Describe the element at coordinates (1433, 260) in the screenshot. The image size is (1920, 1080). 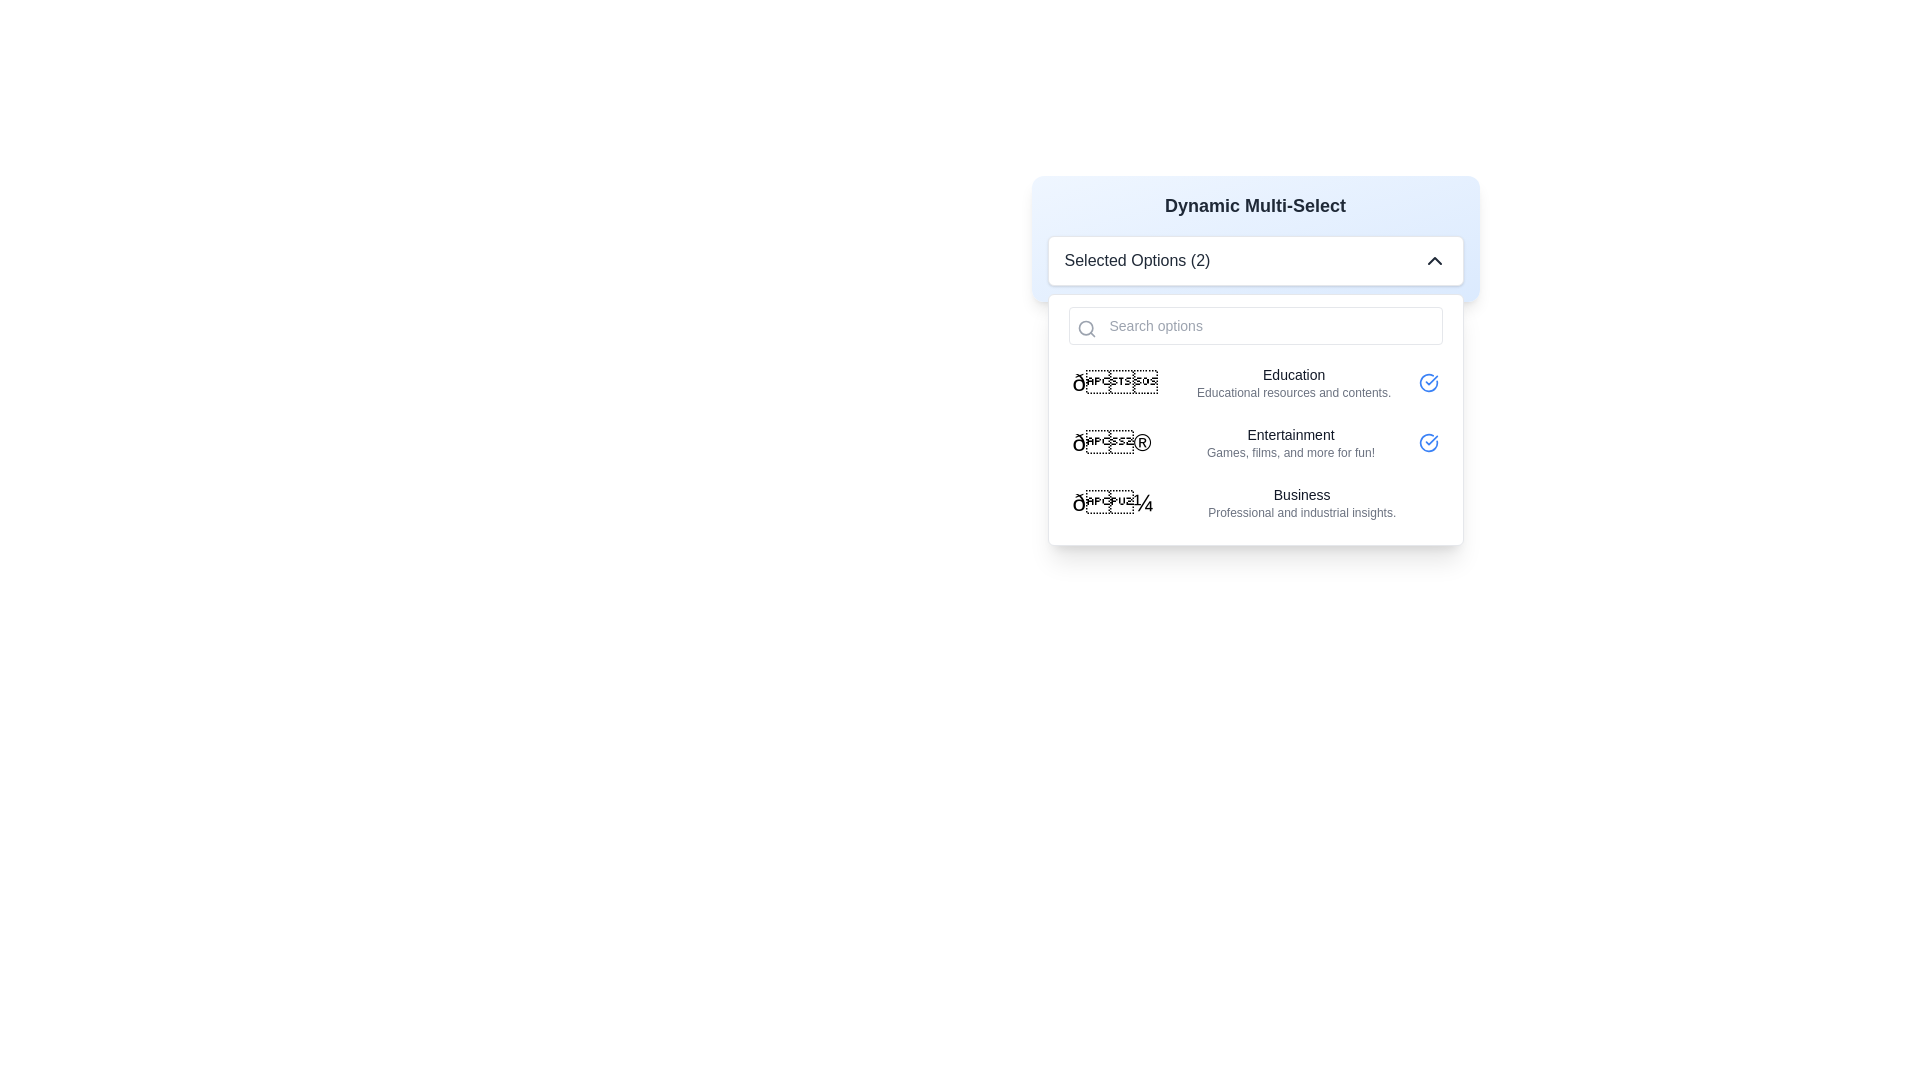
I see `the toggle icon button located at the top-right corner of the 'Selected Options (2)' input box` at that location.